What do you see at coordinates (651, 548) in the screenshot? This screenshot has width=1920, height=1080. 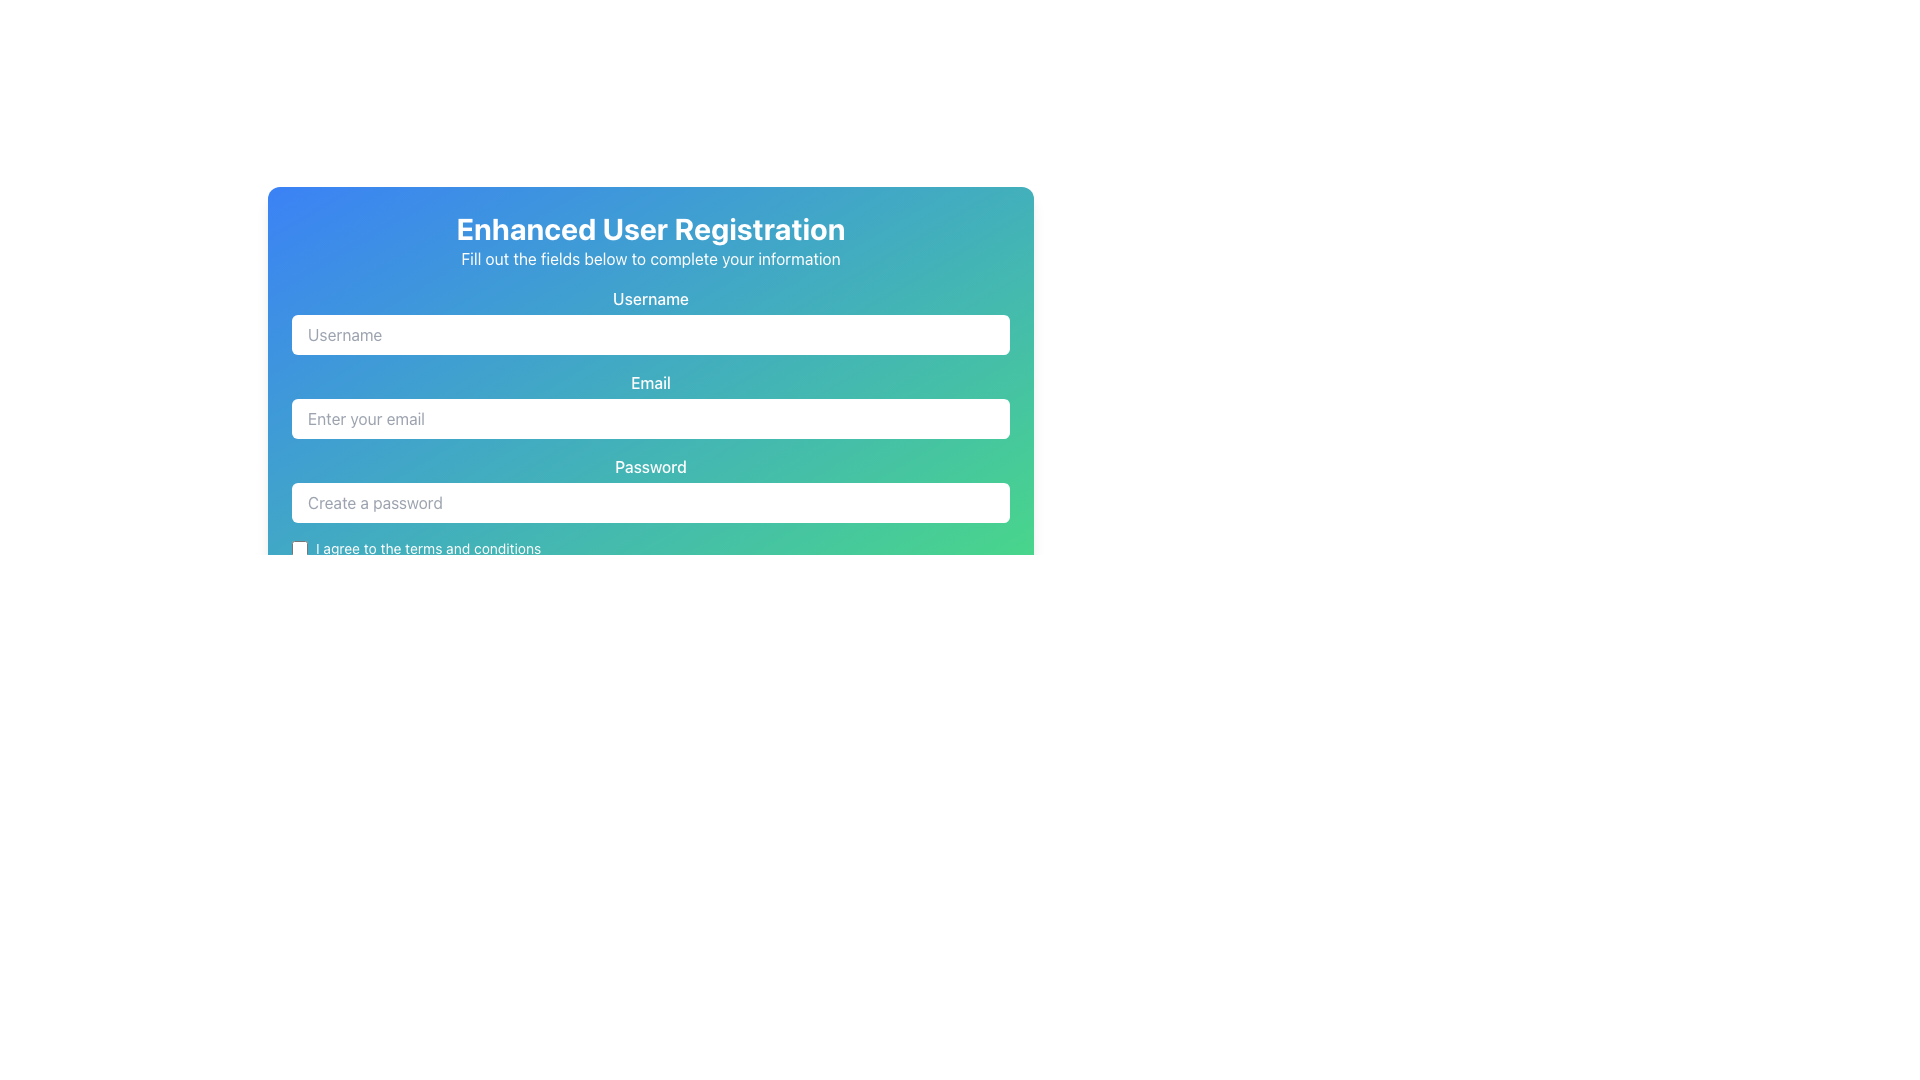 I see `the checkbox labeled 'I agree to the terms and conditions'` at bounding box center [651, 548].